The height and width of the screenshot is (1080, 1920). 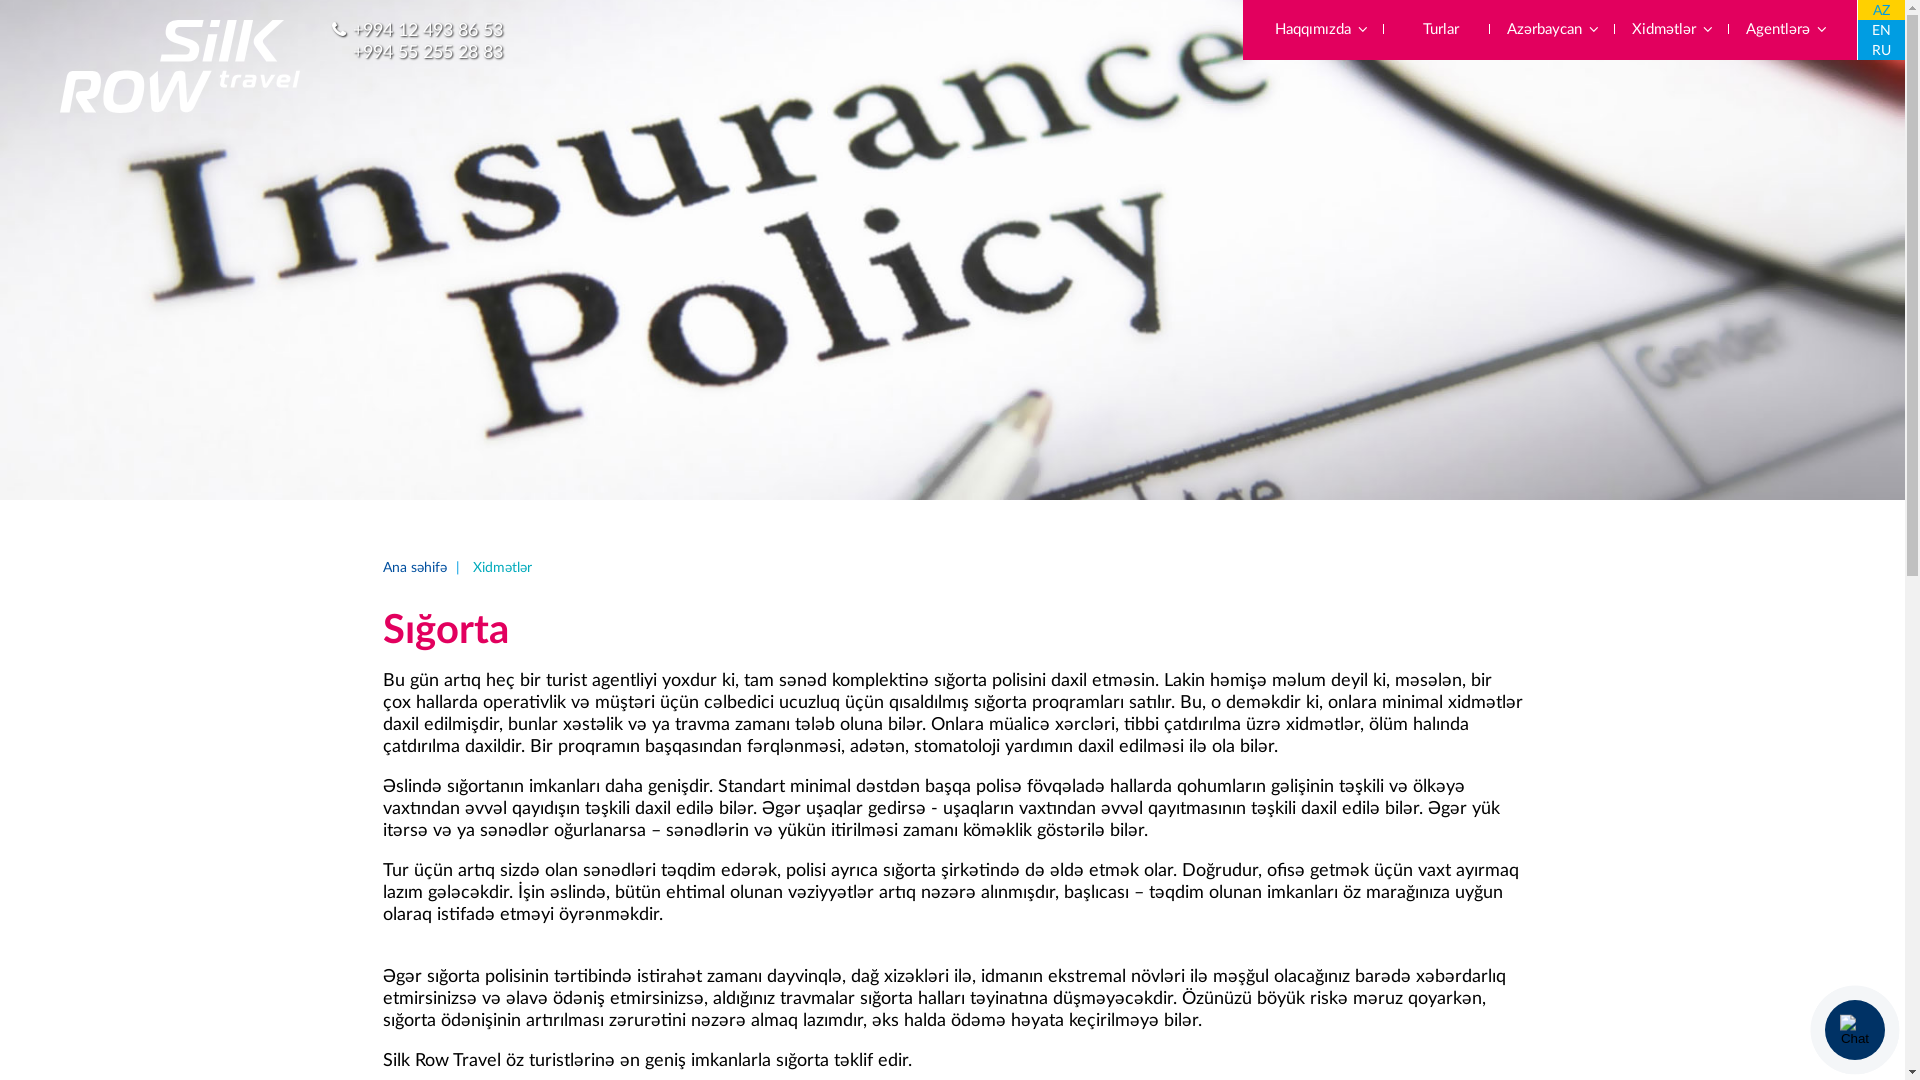 What do you see at coordinates (1438, 30) in the screenshot?
I see `'Turlar'` at bounding box center [1438, 30].